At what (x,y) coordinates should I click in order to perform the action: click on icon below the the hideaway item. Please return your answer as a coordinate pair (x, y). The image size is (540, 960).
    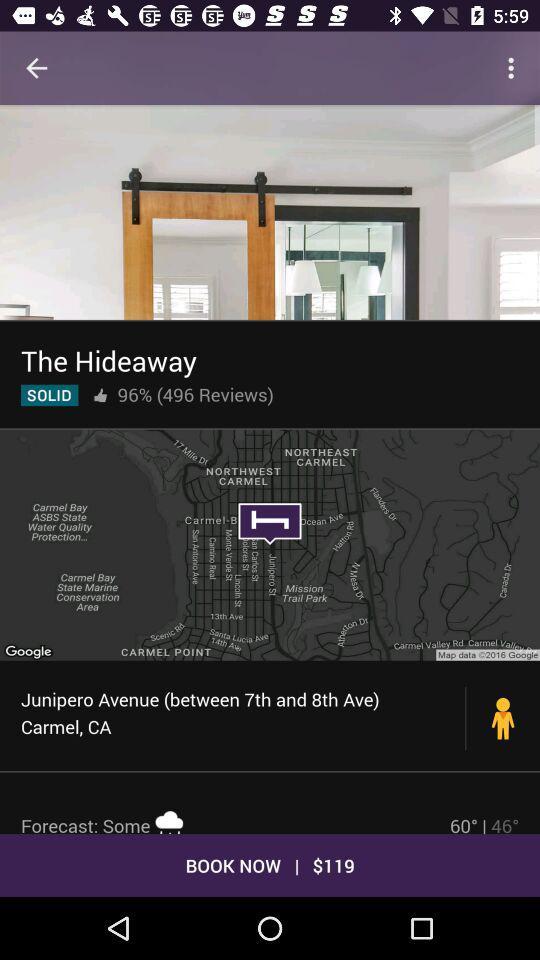
    Looking at the image, I should click on (99, 394).